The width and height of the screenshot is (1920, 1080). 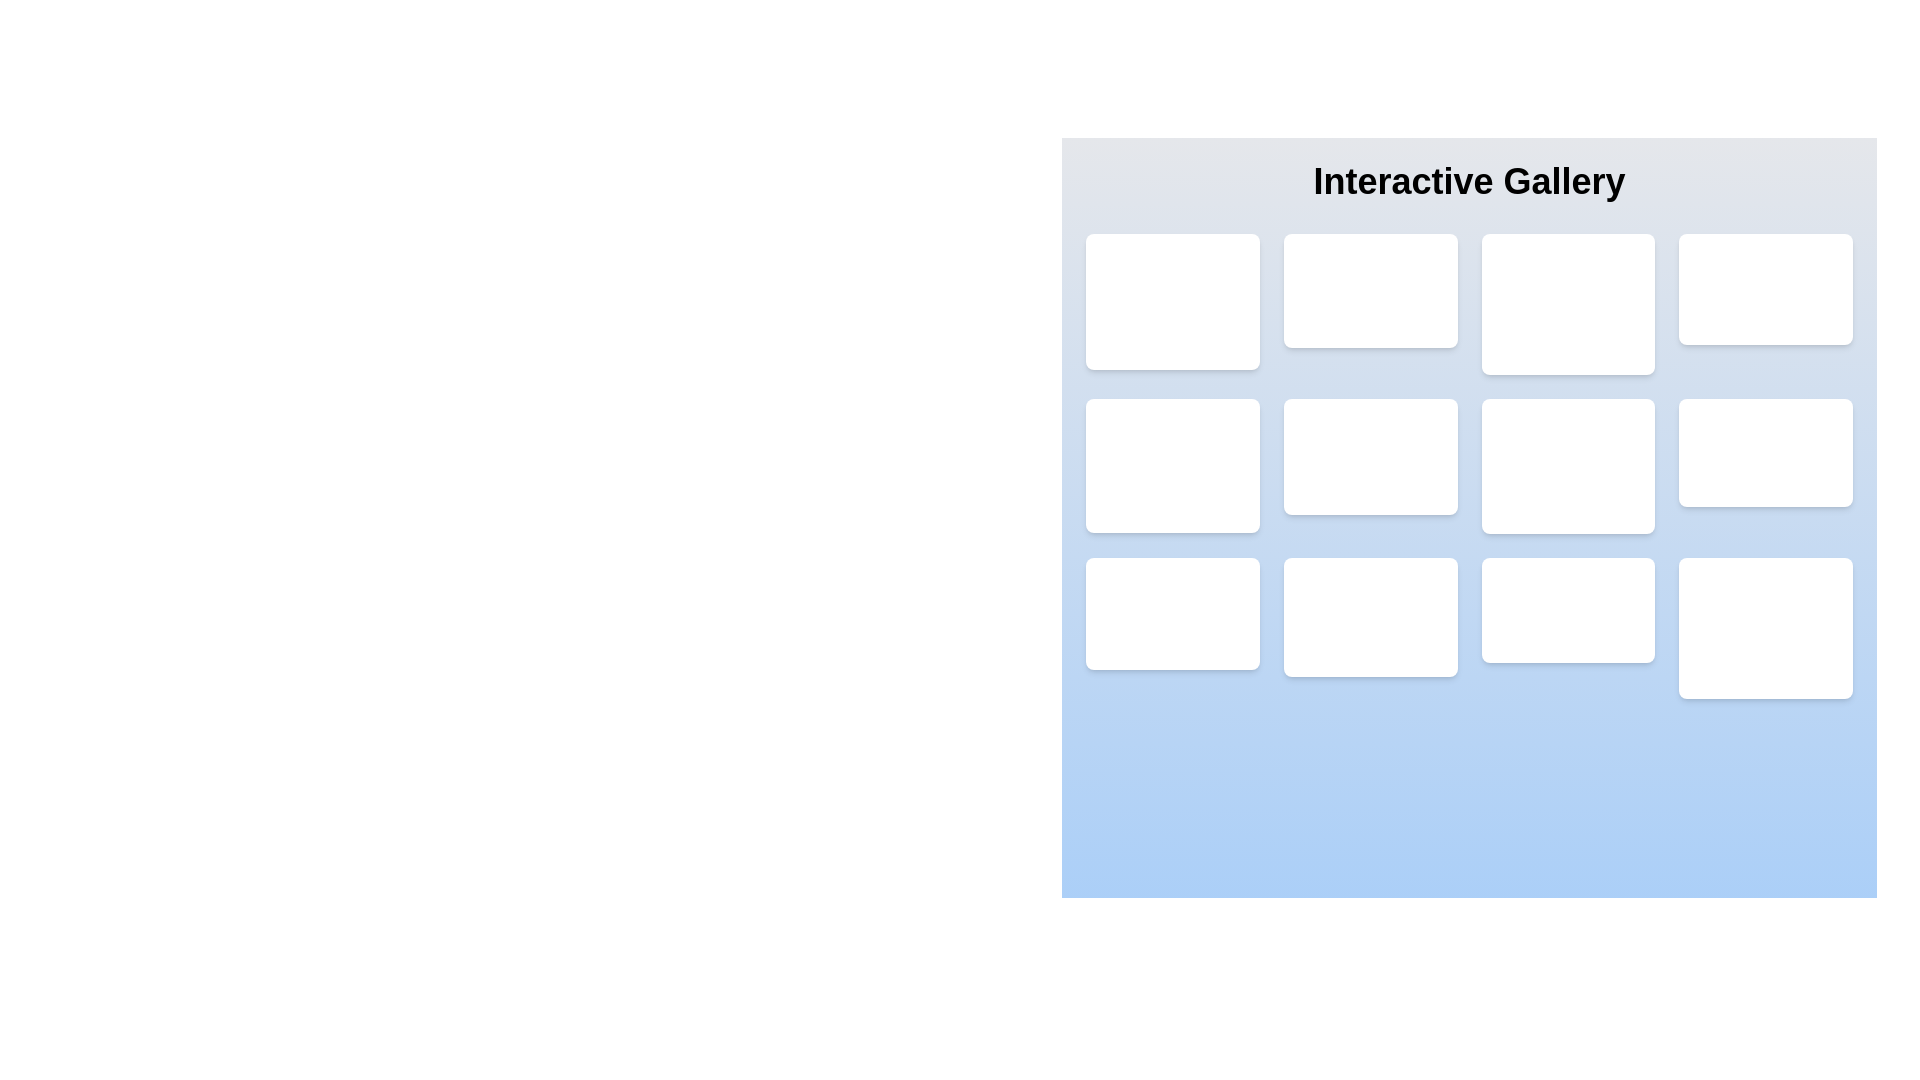 What do you see at coordinates (1369, 406) in the screenshot?
I see `the text label in the second row and second column of the 'Interactive Gallery' grid, which identifies the displayed content or artwork` at bounding box center [1369, 406].